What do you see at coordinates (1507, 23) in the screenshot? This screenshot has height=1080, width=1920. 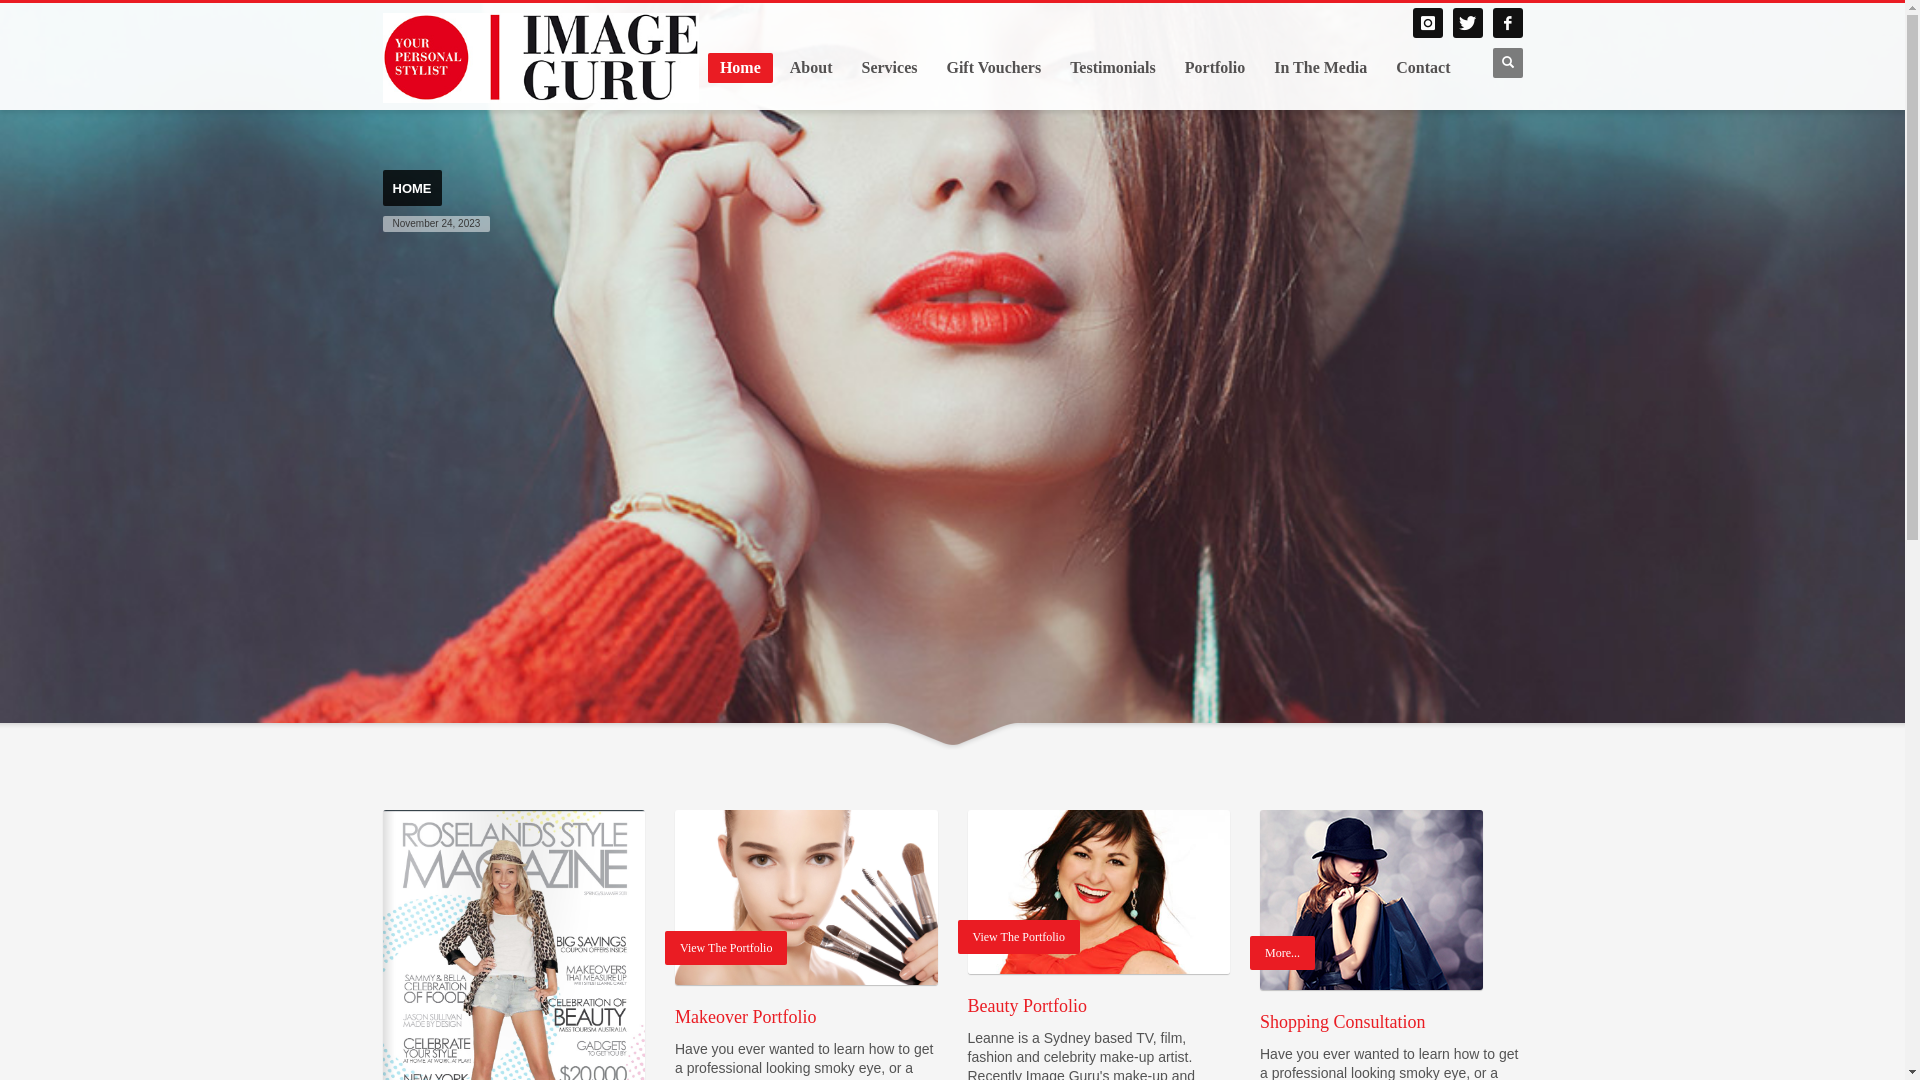 I see `'Facebook'` at bounding box center [1507, 23].